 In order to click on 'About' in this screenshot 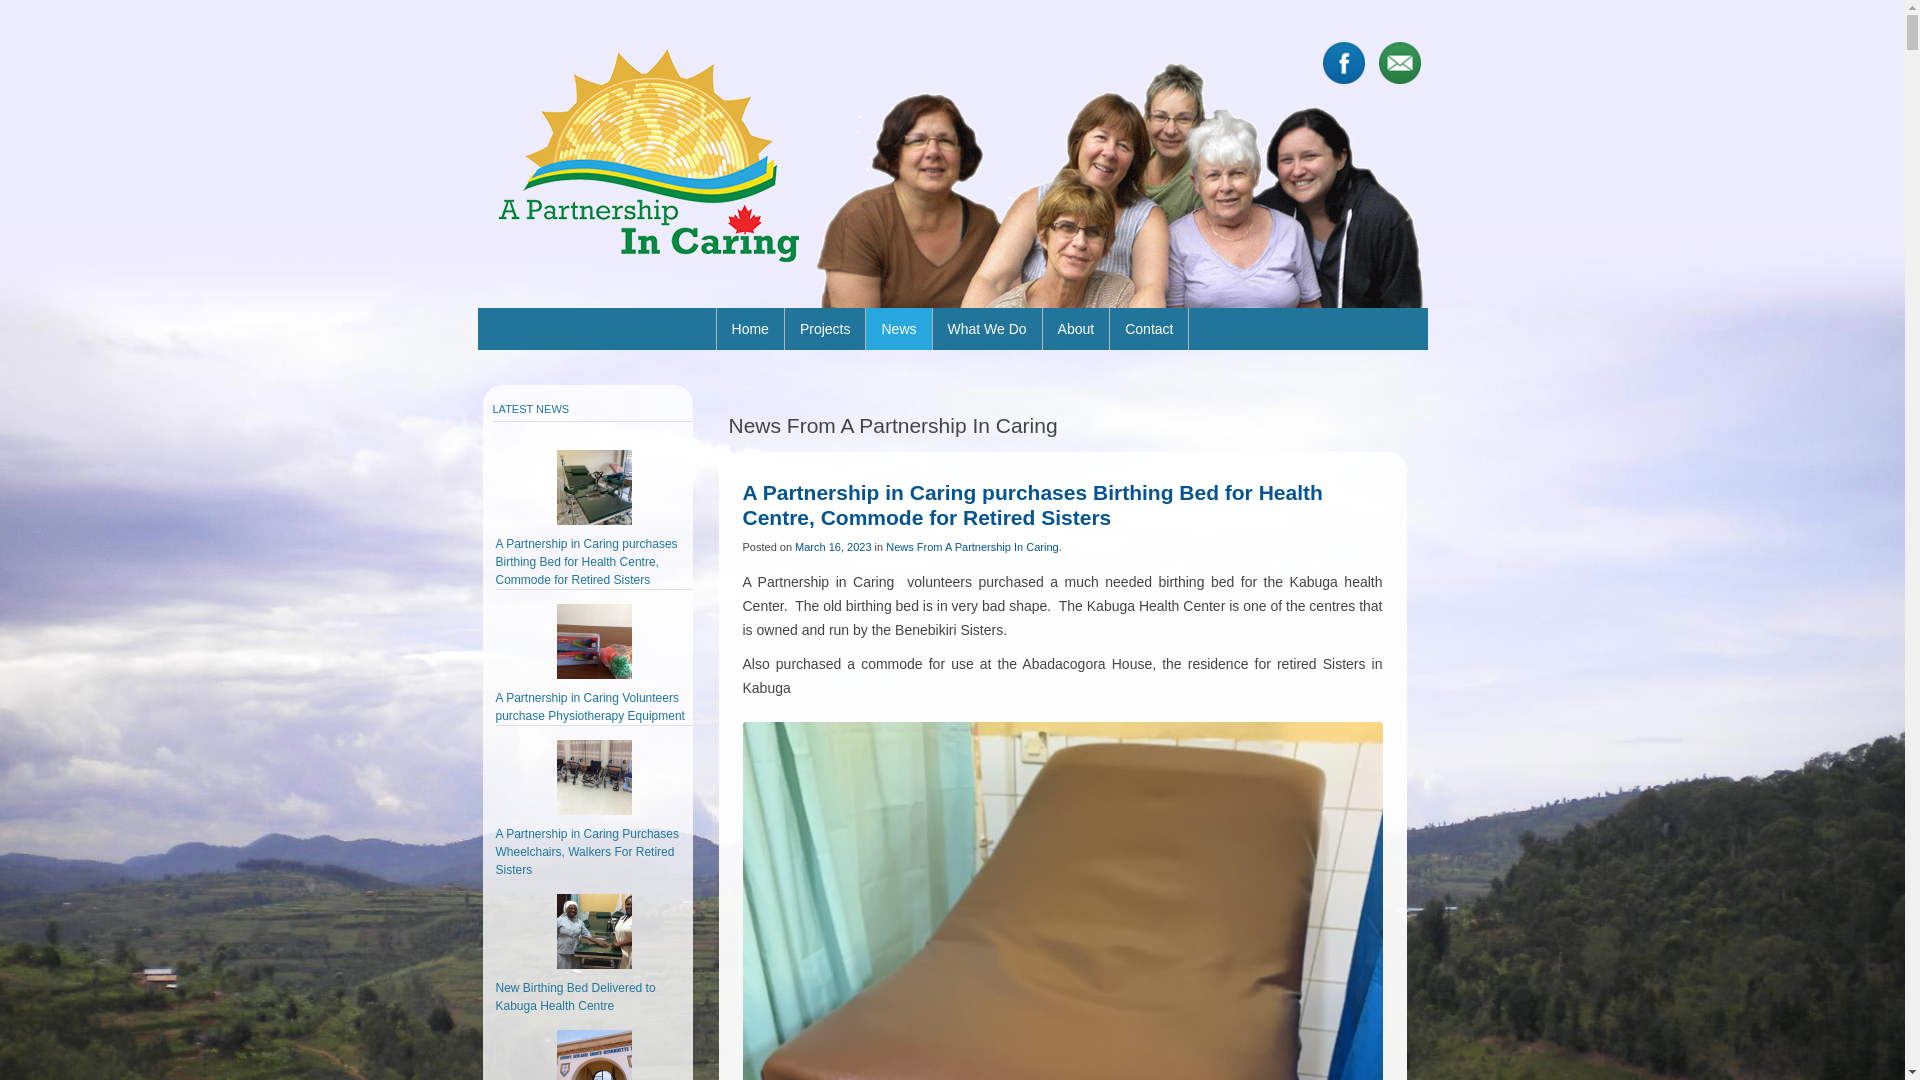, I will do `click(1075, 327)`.